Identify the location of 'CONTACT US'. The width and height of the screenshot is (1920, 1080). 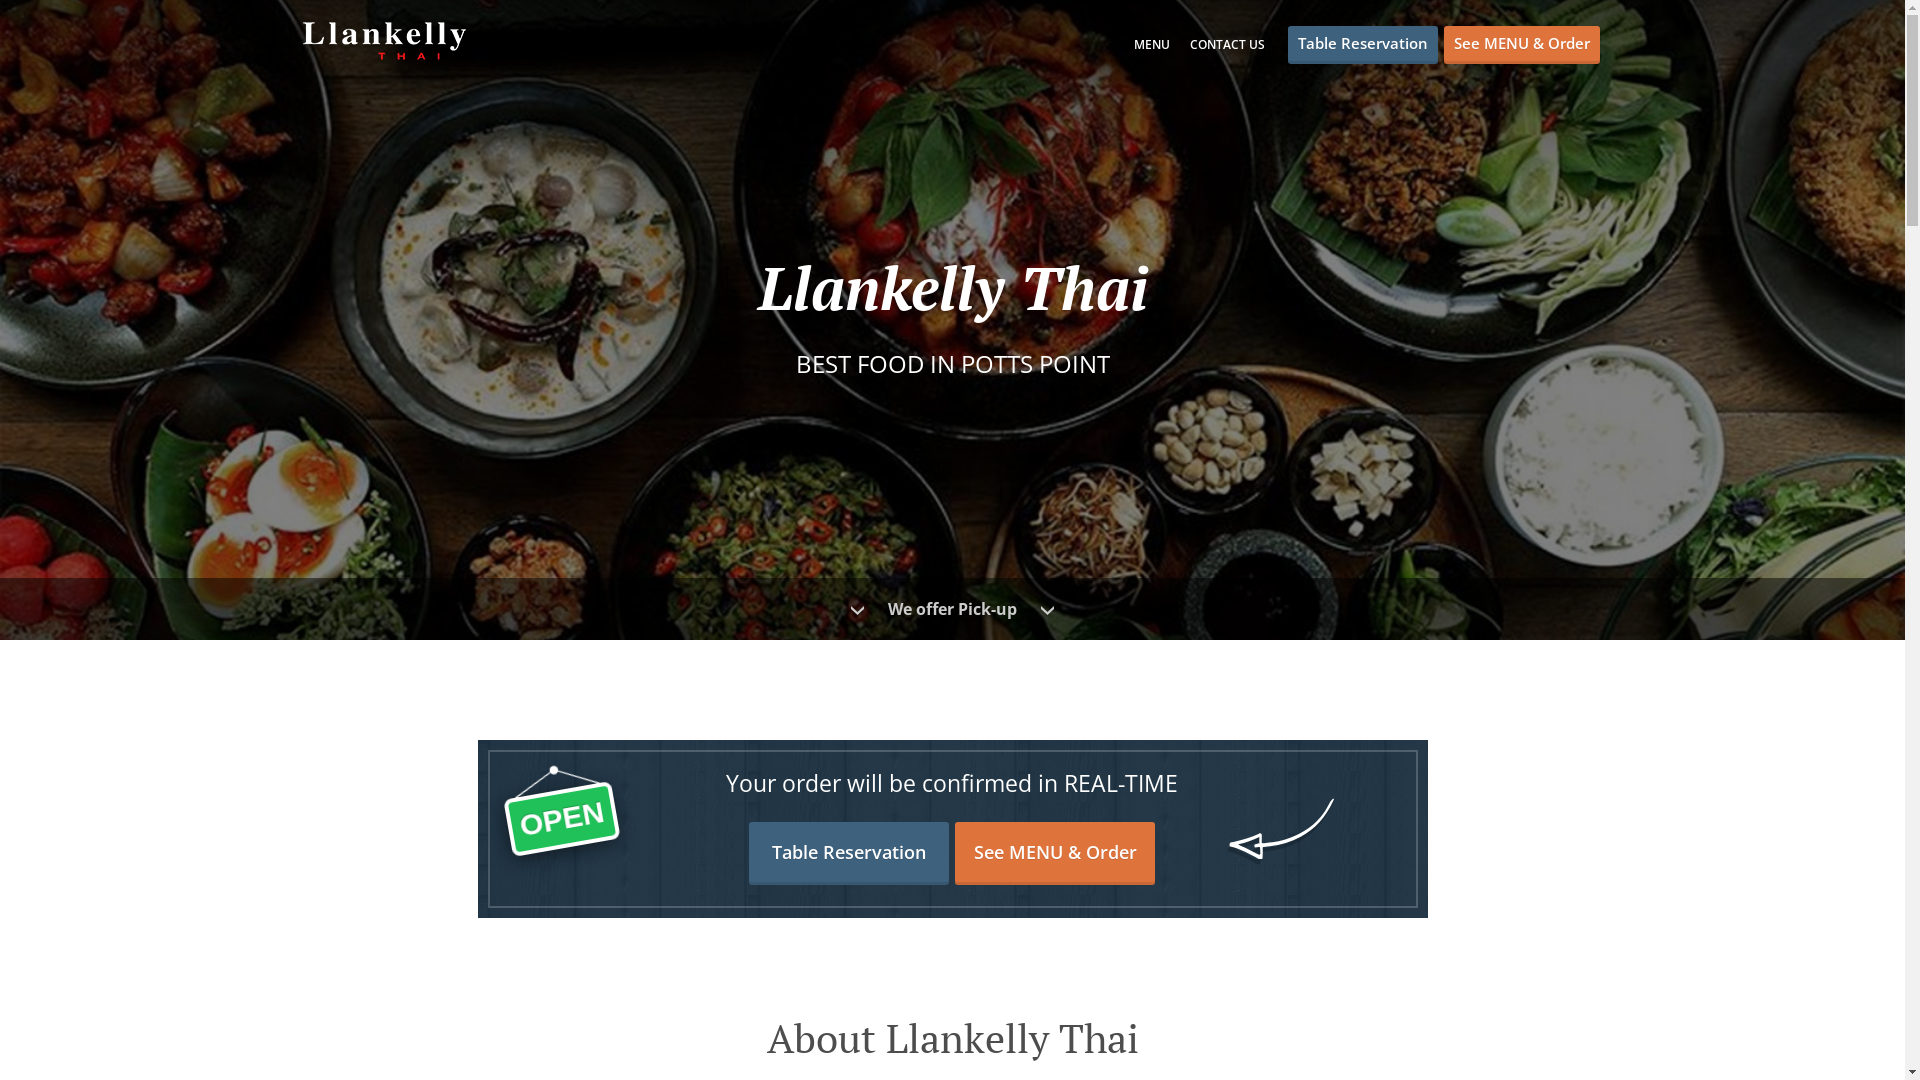
(1226, 44).